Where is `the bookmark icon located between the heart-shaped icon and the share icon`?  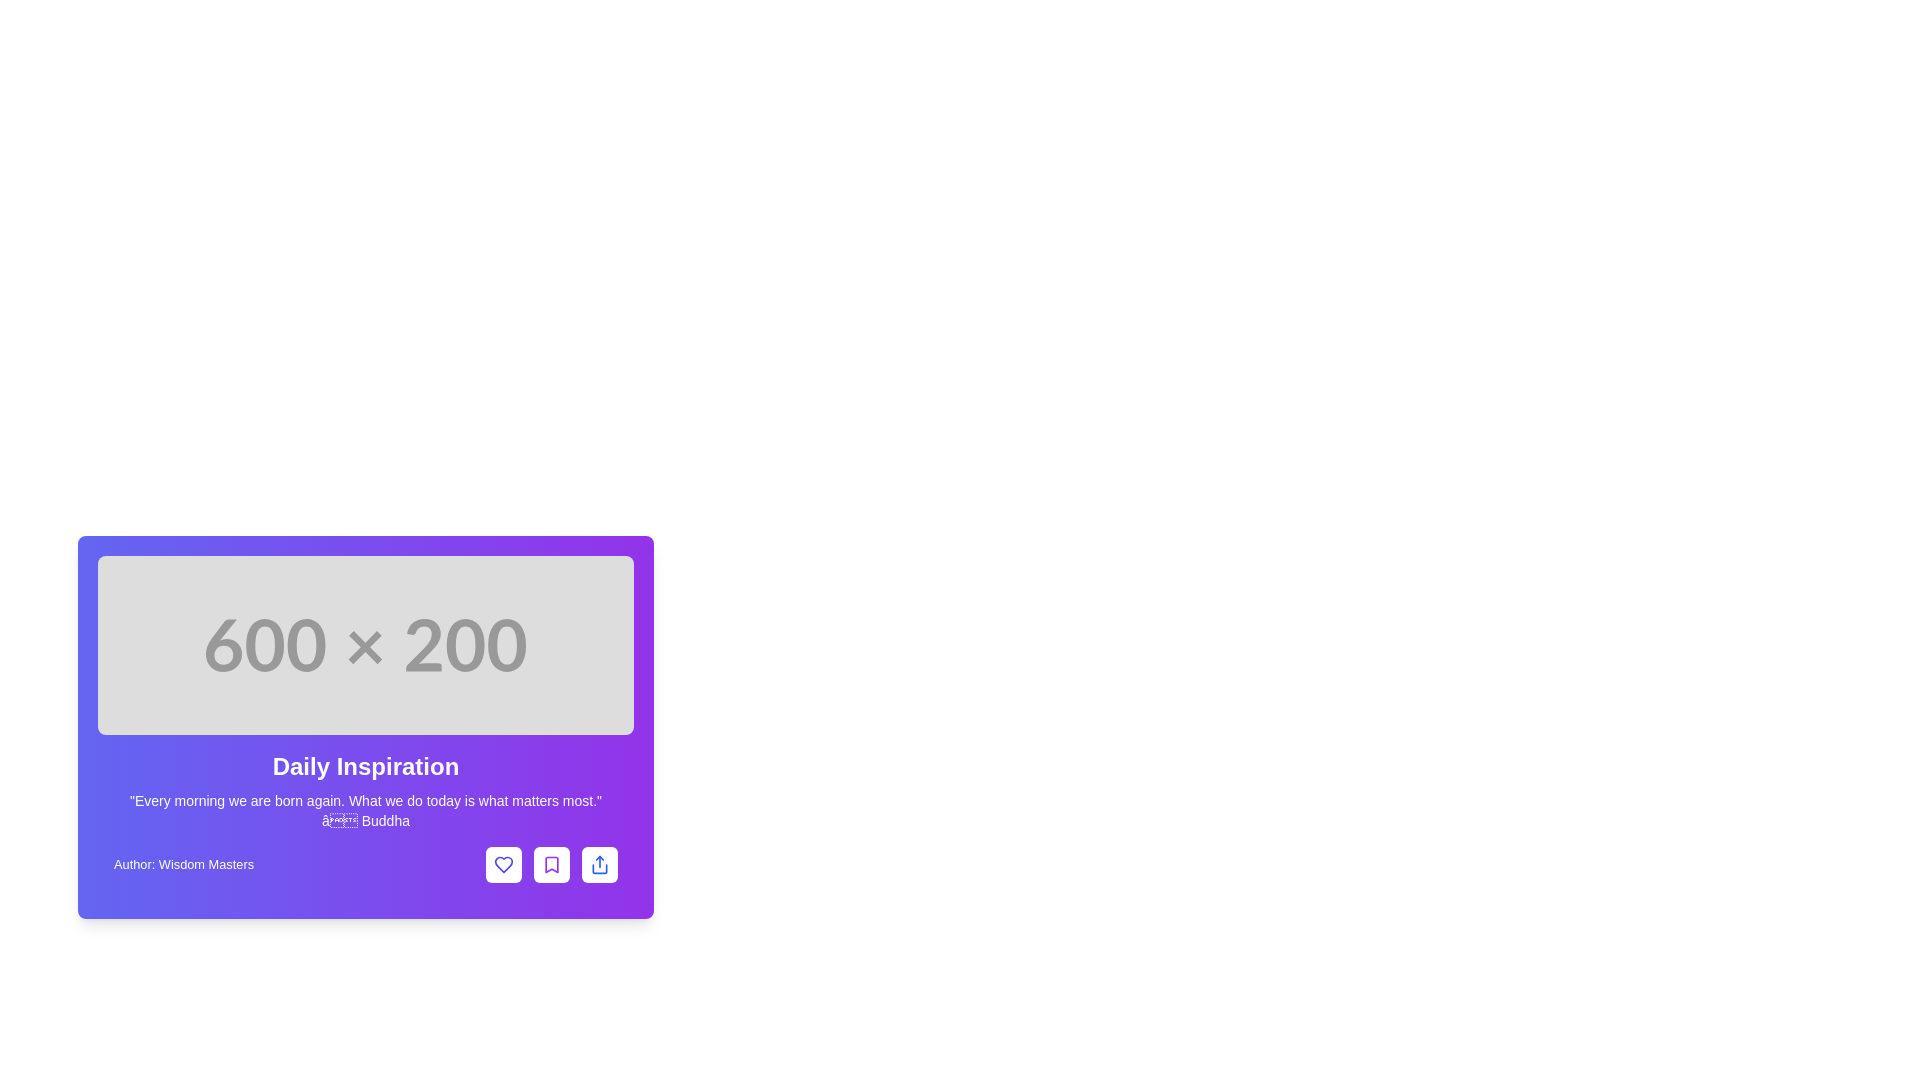
the bookmark icon located between the heart-shaped icon and the share icon is located at coordinates (552, 863).